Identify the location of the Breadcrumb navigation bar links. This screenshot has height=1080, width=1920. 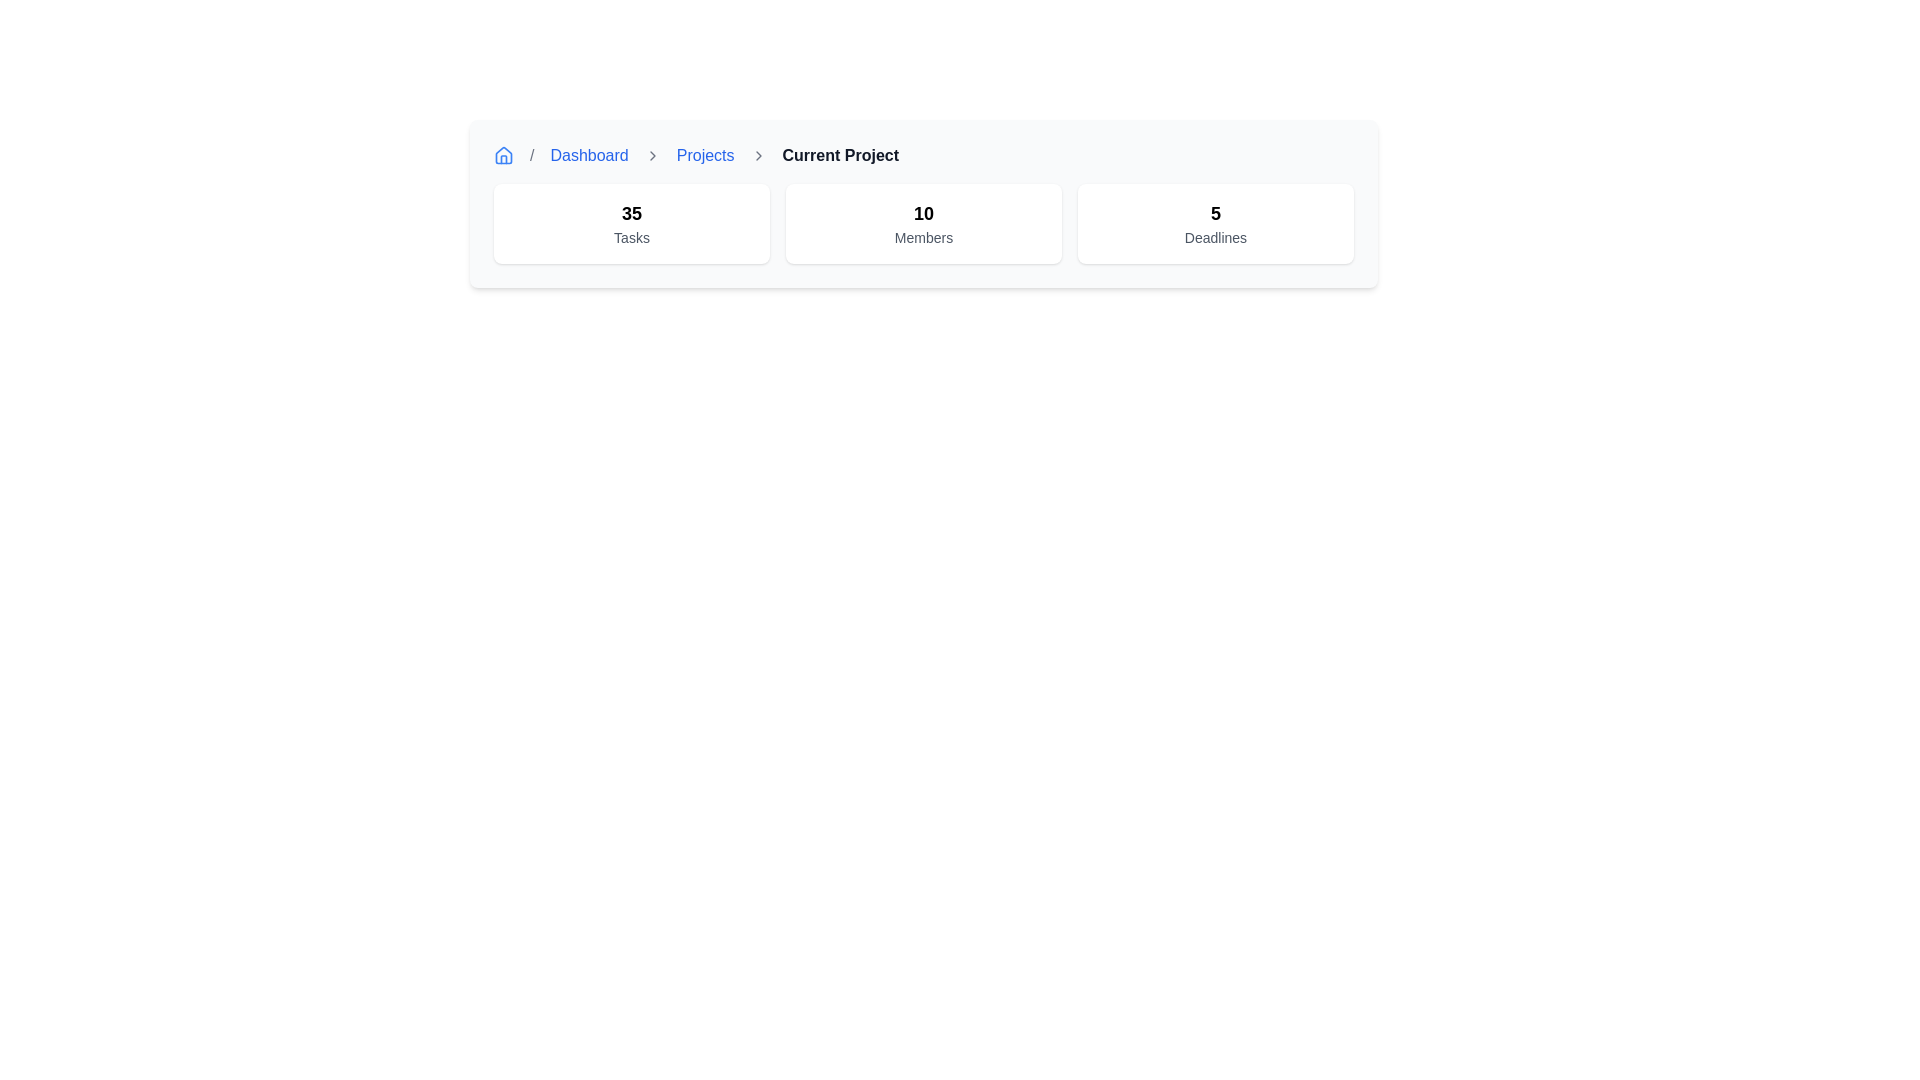
(923, 154).